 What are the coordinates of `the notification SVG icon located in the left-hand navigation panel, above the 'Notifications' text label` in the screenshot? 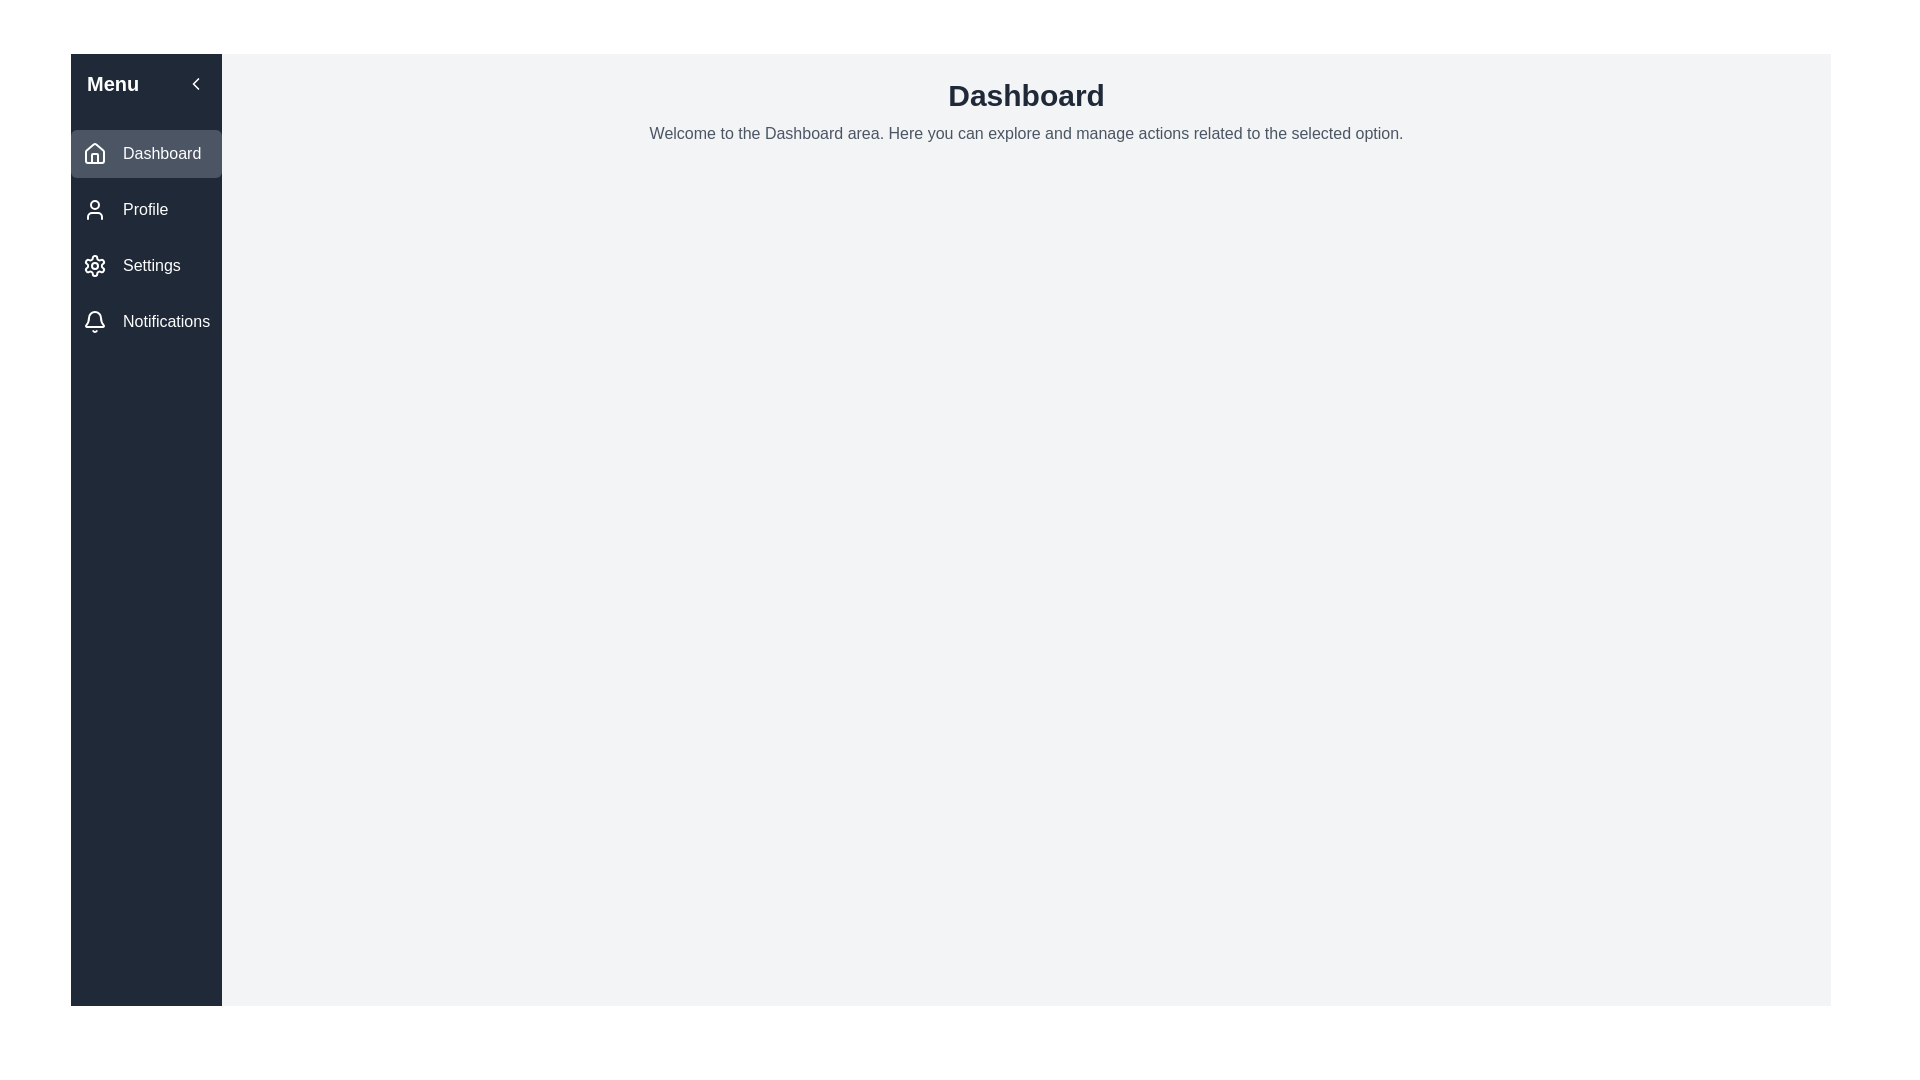 It's located at (94, 320).